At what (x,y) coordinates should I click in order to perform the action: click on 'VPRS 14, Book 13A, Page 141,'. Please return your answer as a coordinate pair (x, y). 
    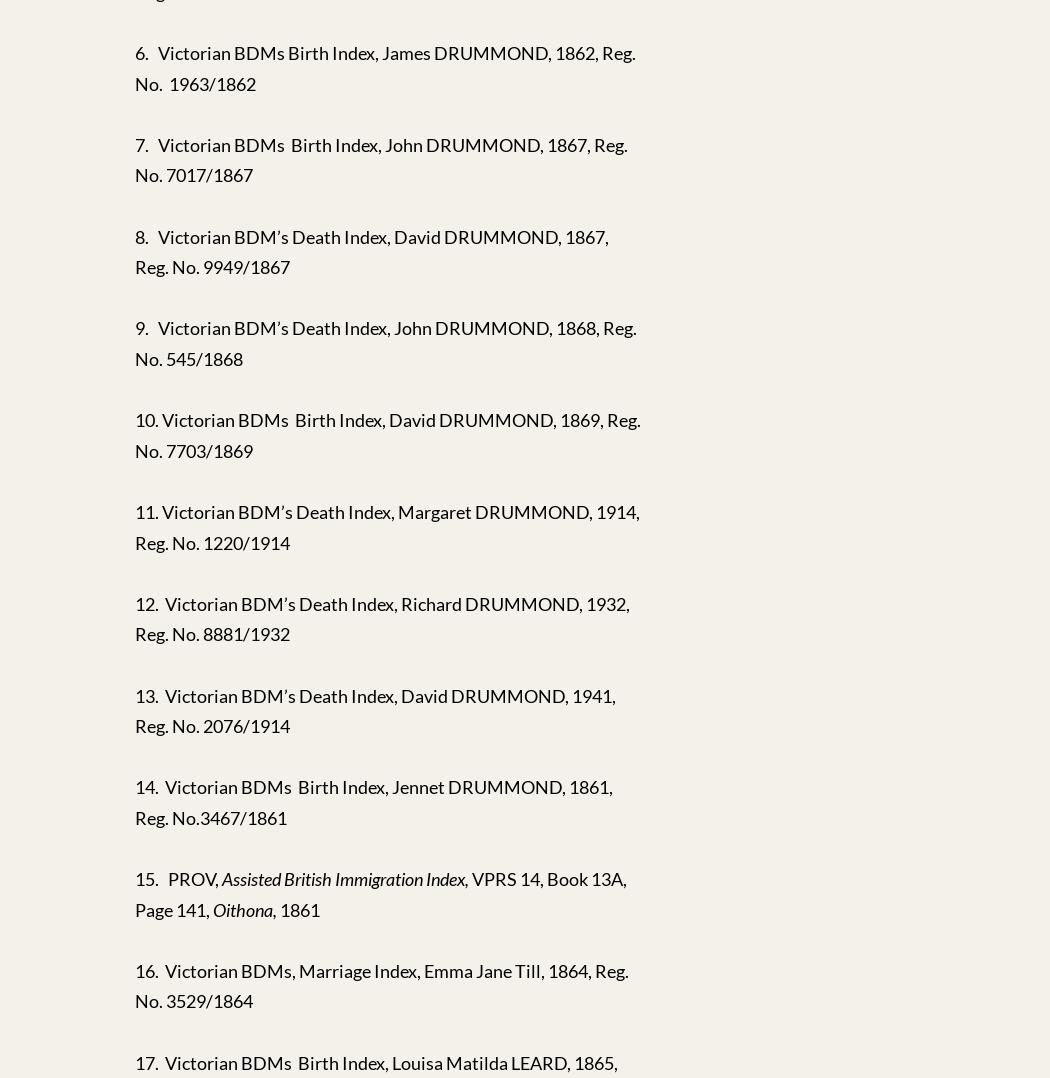
    Looking at the image, I should click on (381, 893).